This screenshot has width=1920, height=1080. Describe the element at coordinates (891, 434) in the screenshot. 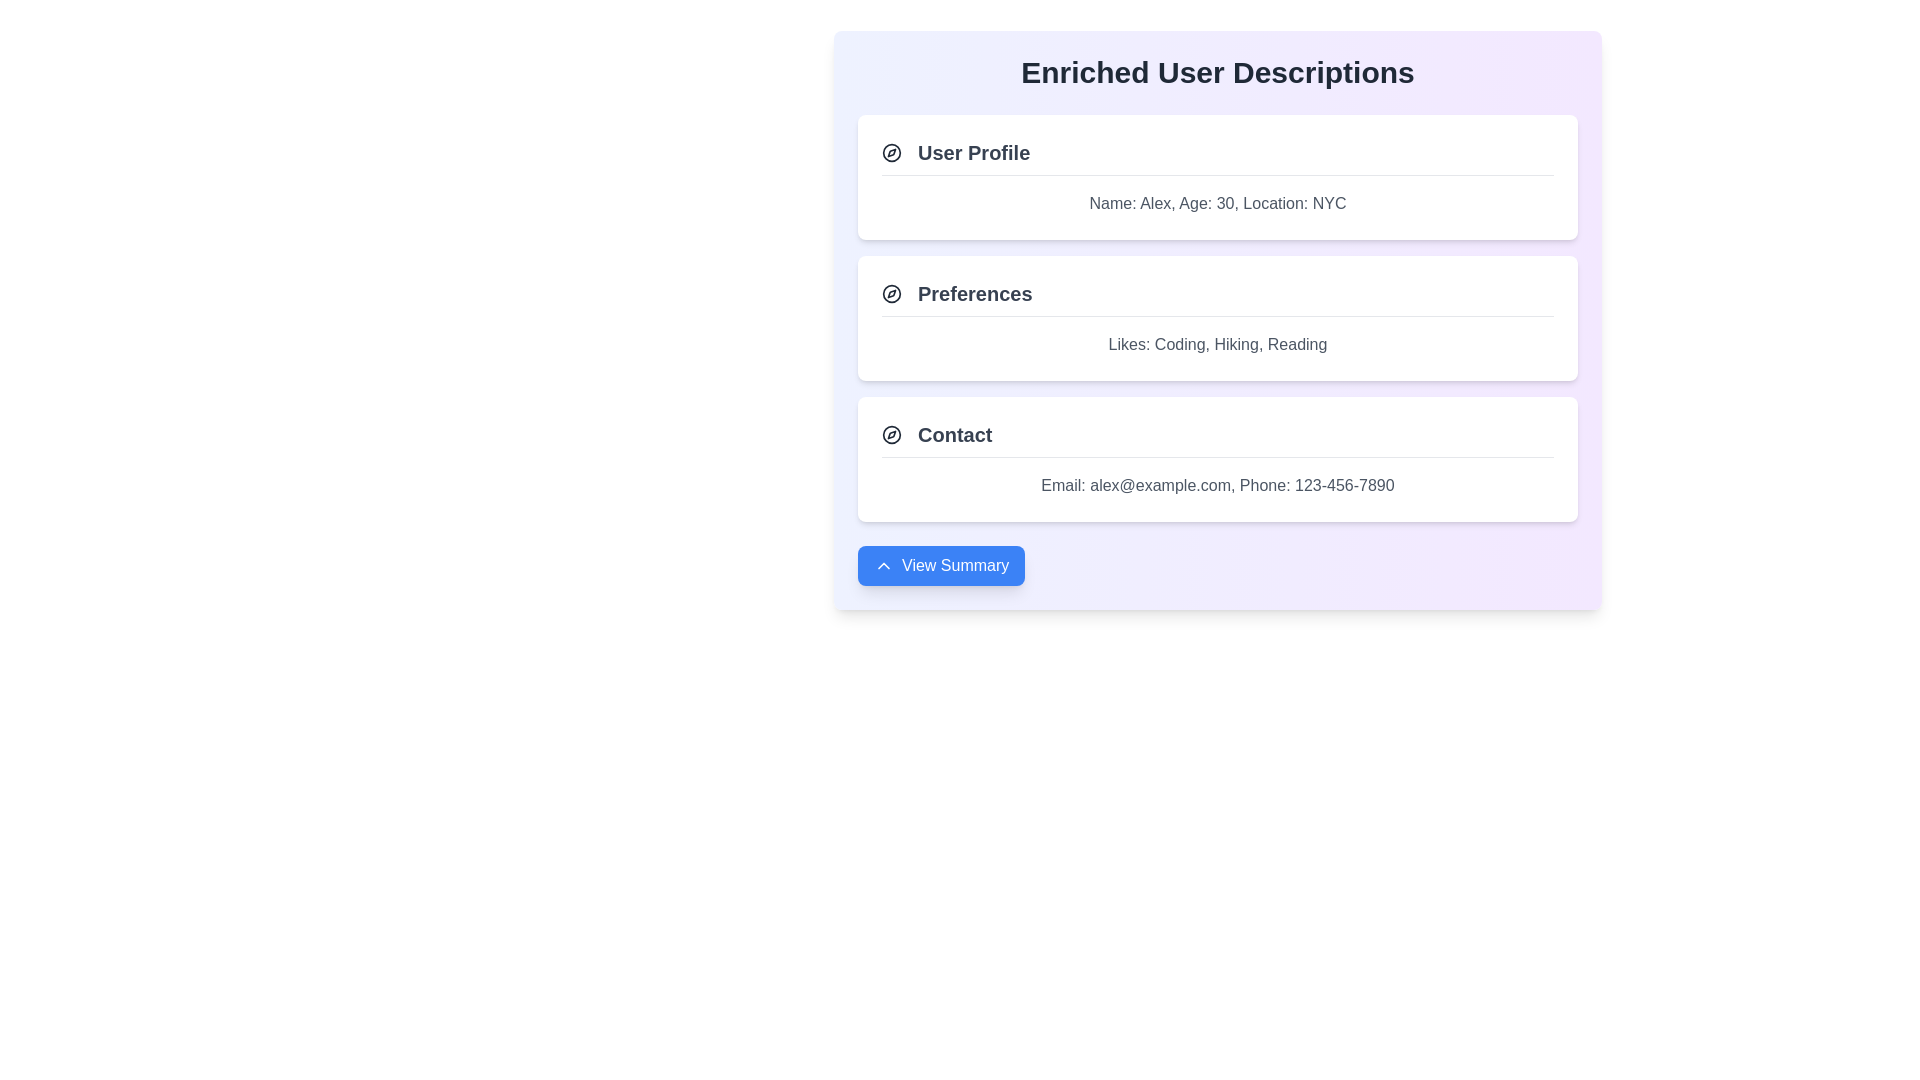

I see `the compass icon located in the 'Contact' section, which is positioned to the left of the section title 'Contact'` at that location.